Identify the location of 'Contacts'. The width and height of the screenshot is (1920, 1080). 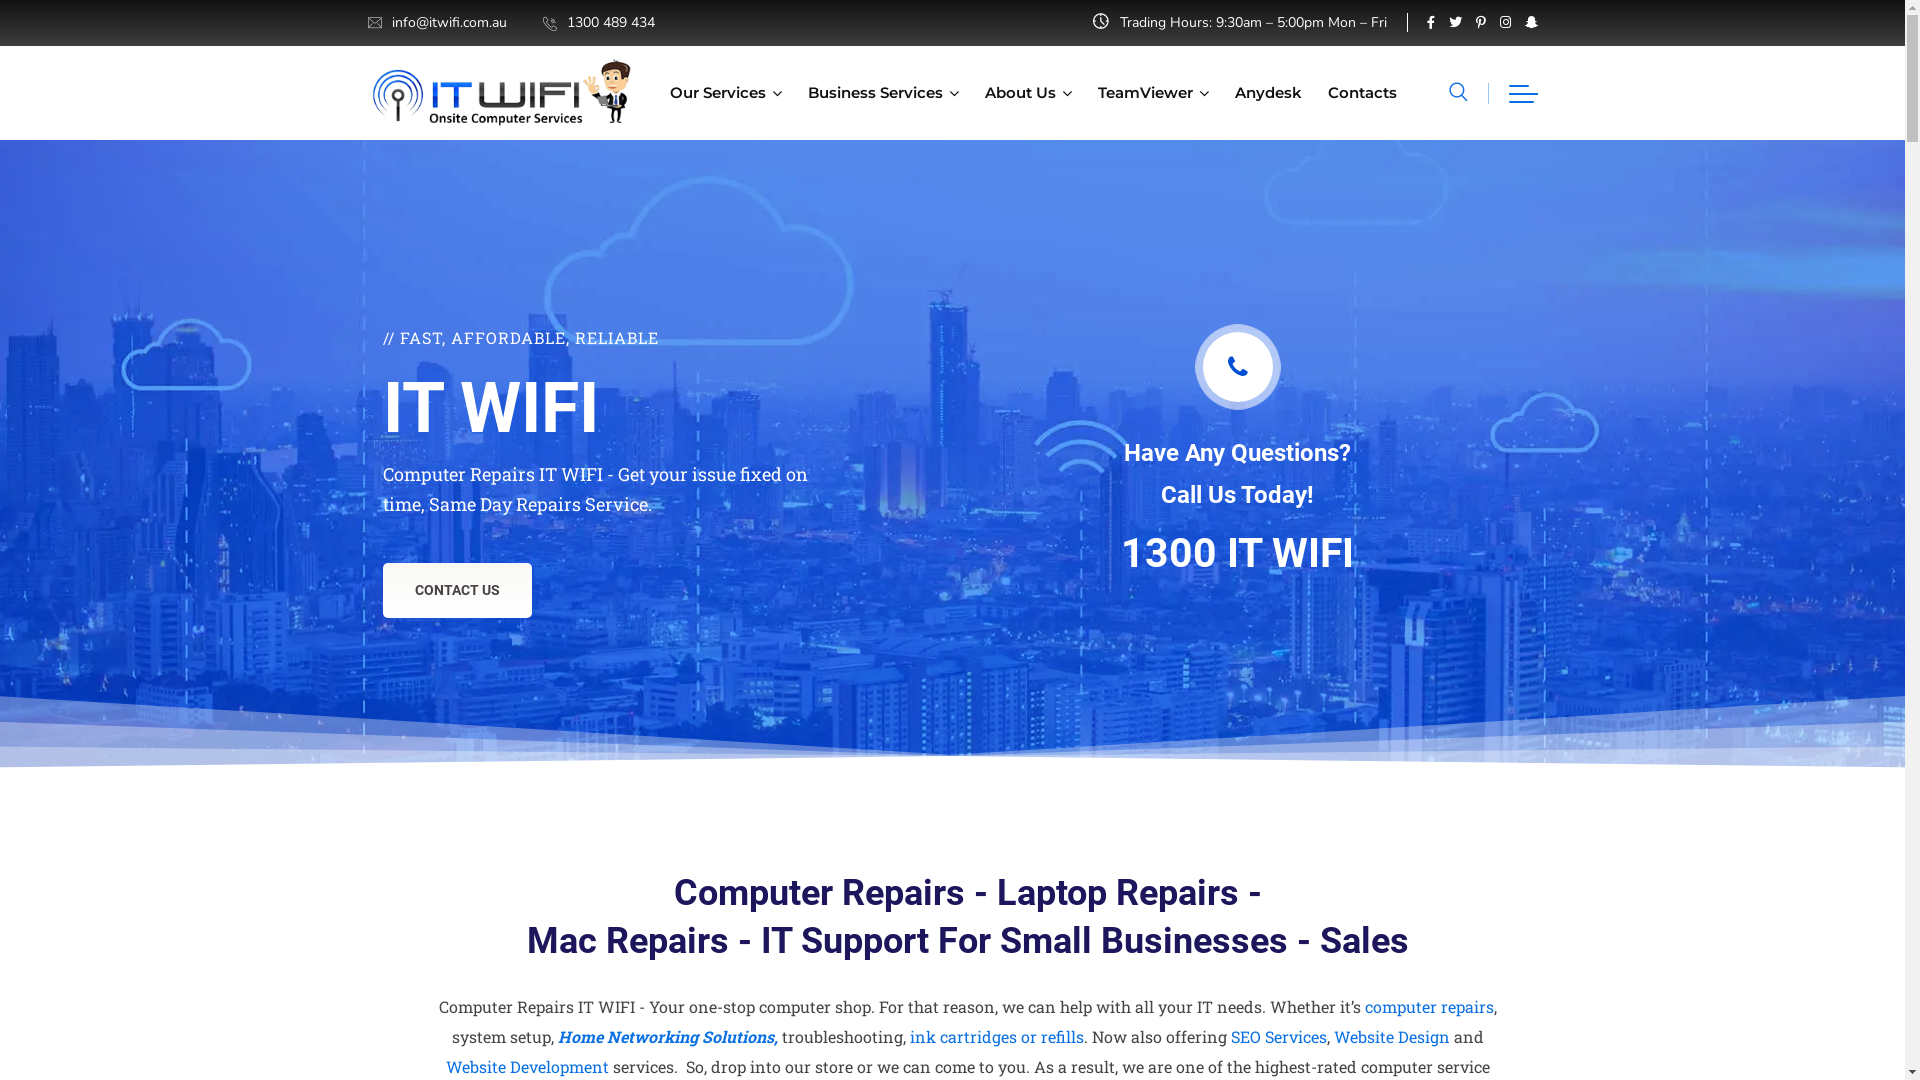
(1361, 92).